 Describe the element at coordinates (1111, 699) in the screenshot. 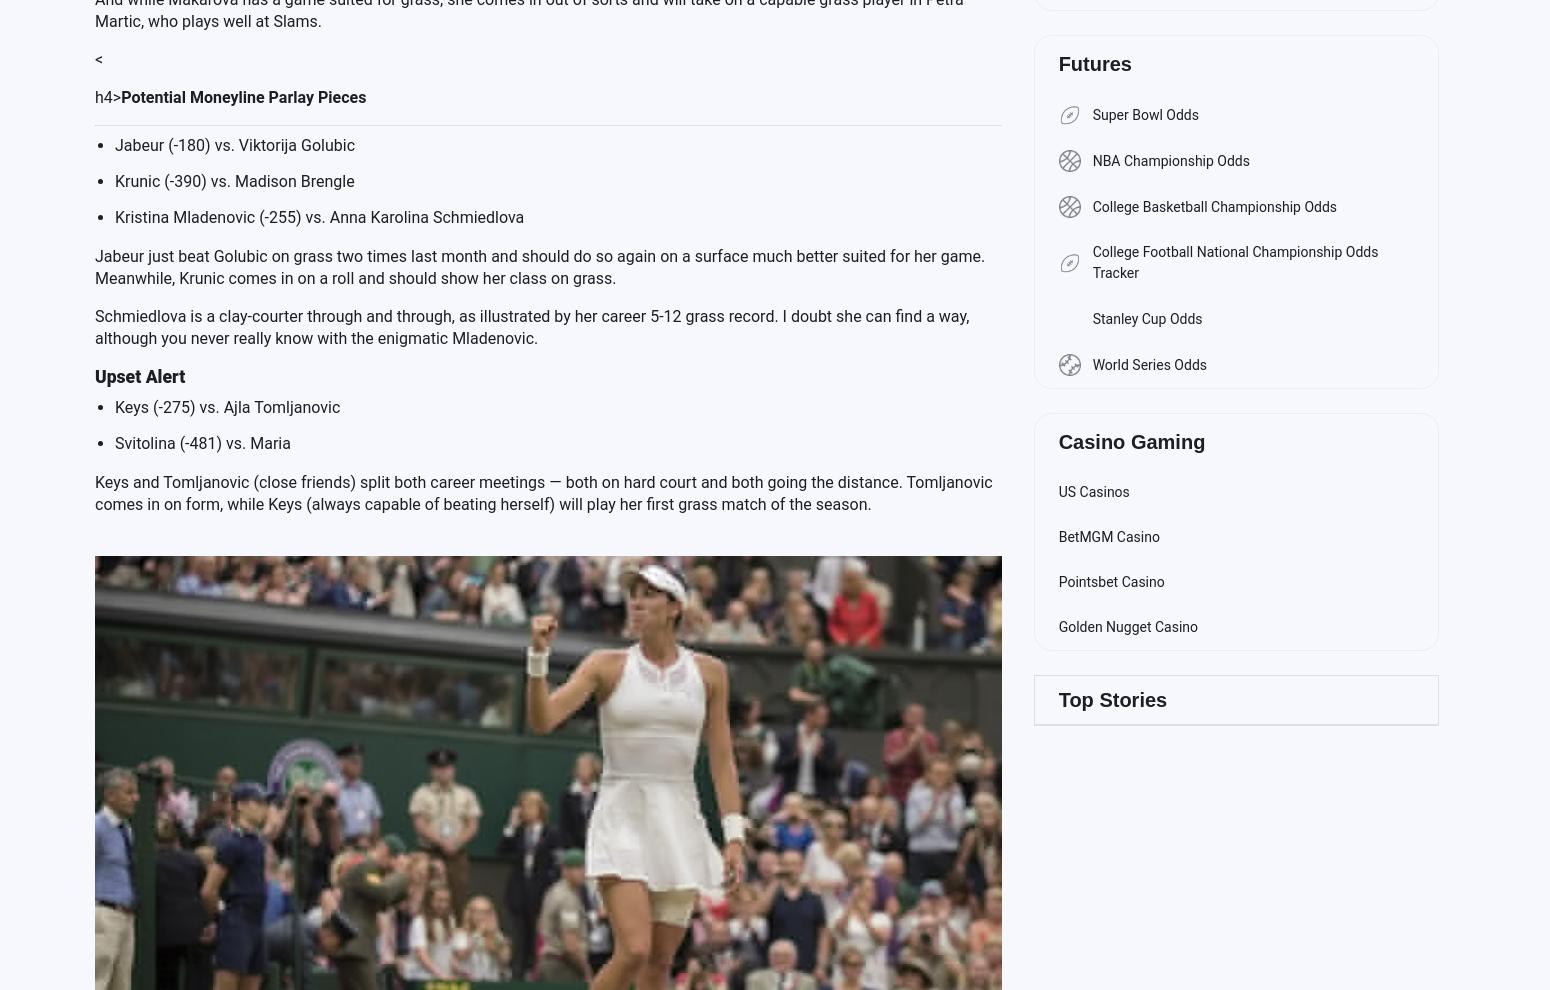

I see `'Top Stories'` at that location.